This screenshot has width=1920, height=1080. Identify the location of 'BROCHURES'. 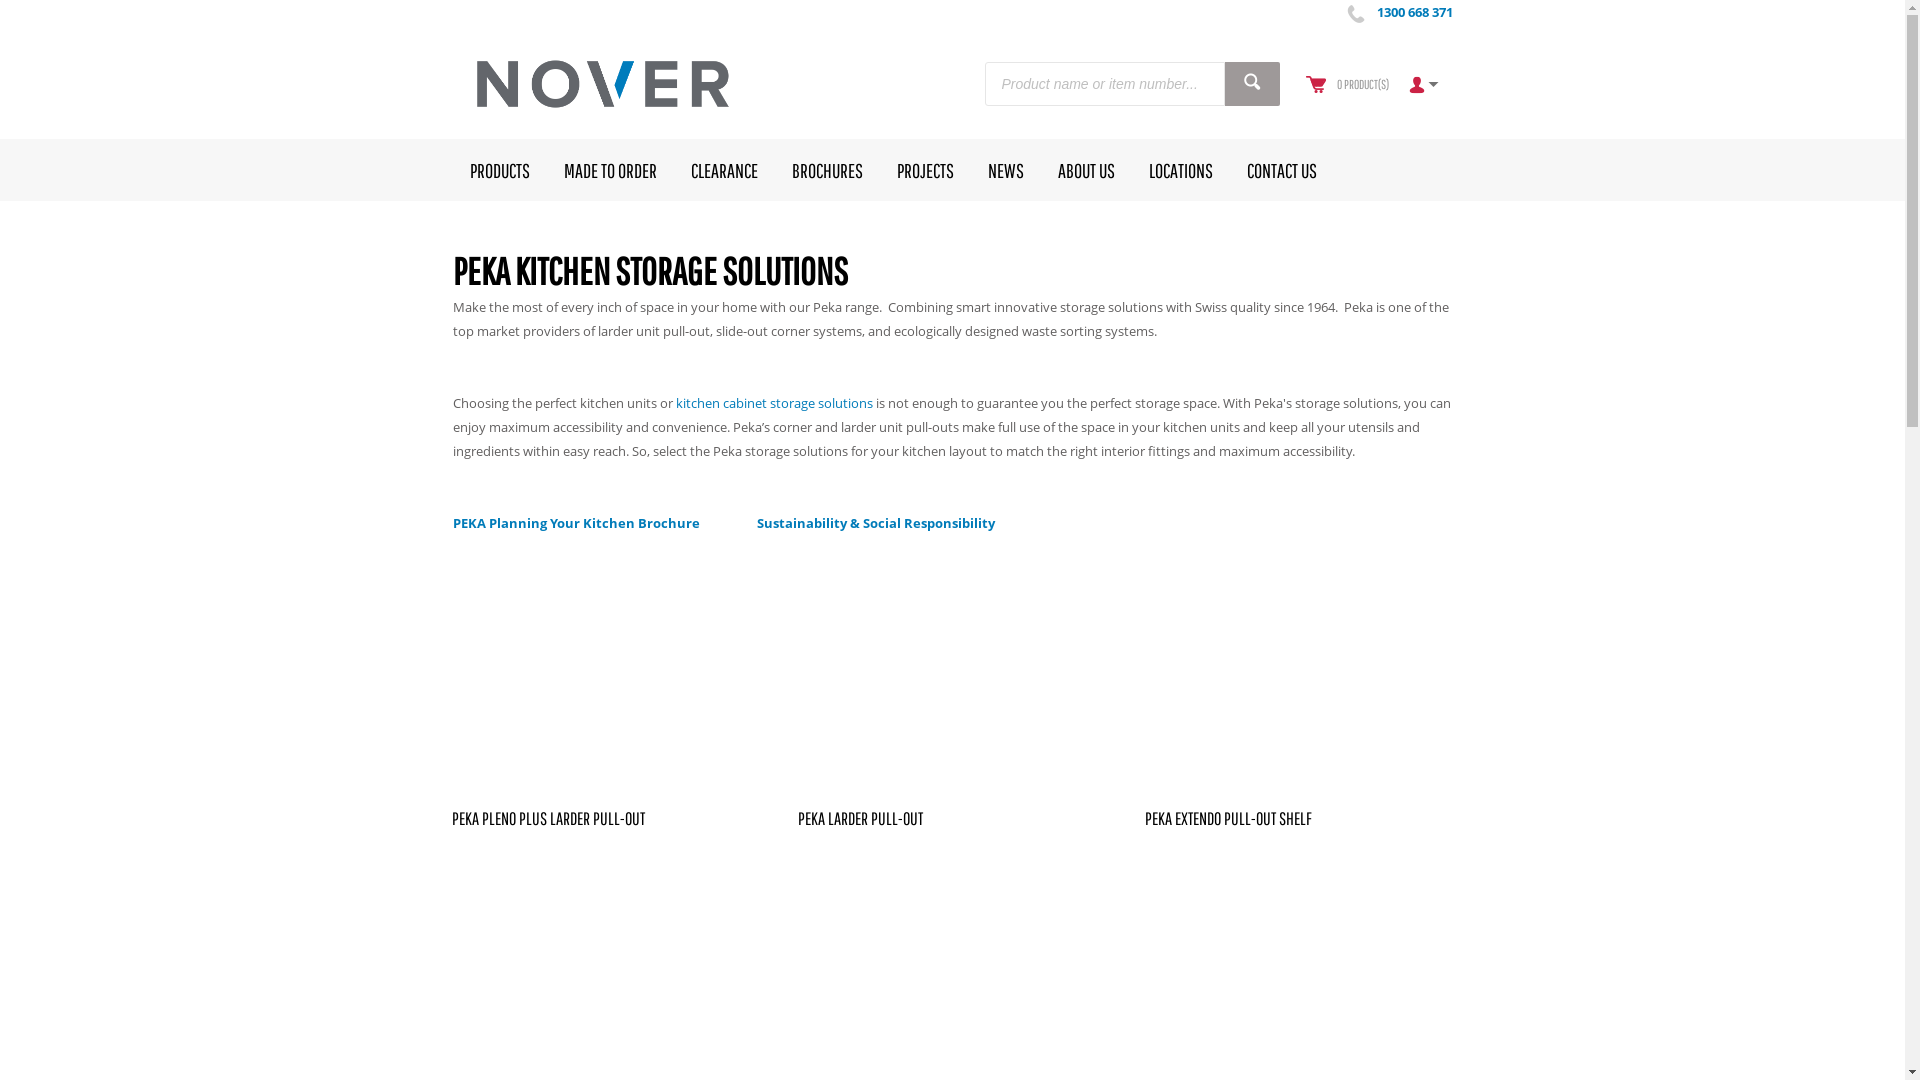
(826, 168).